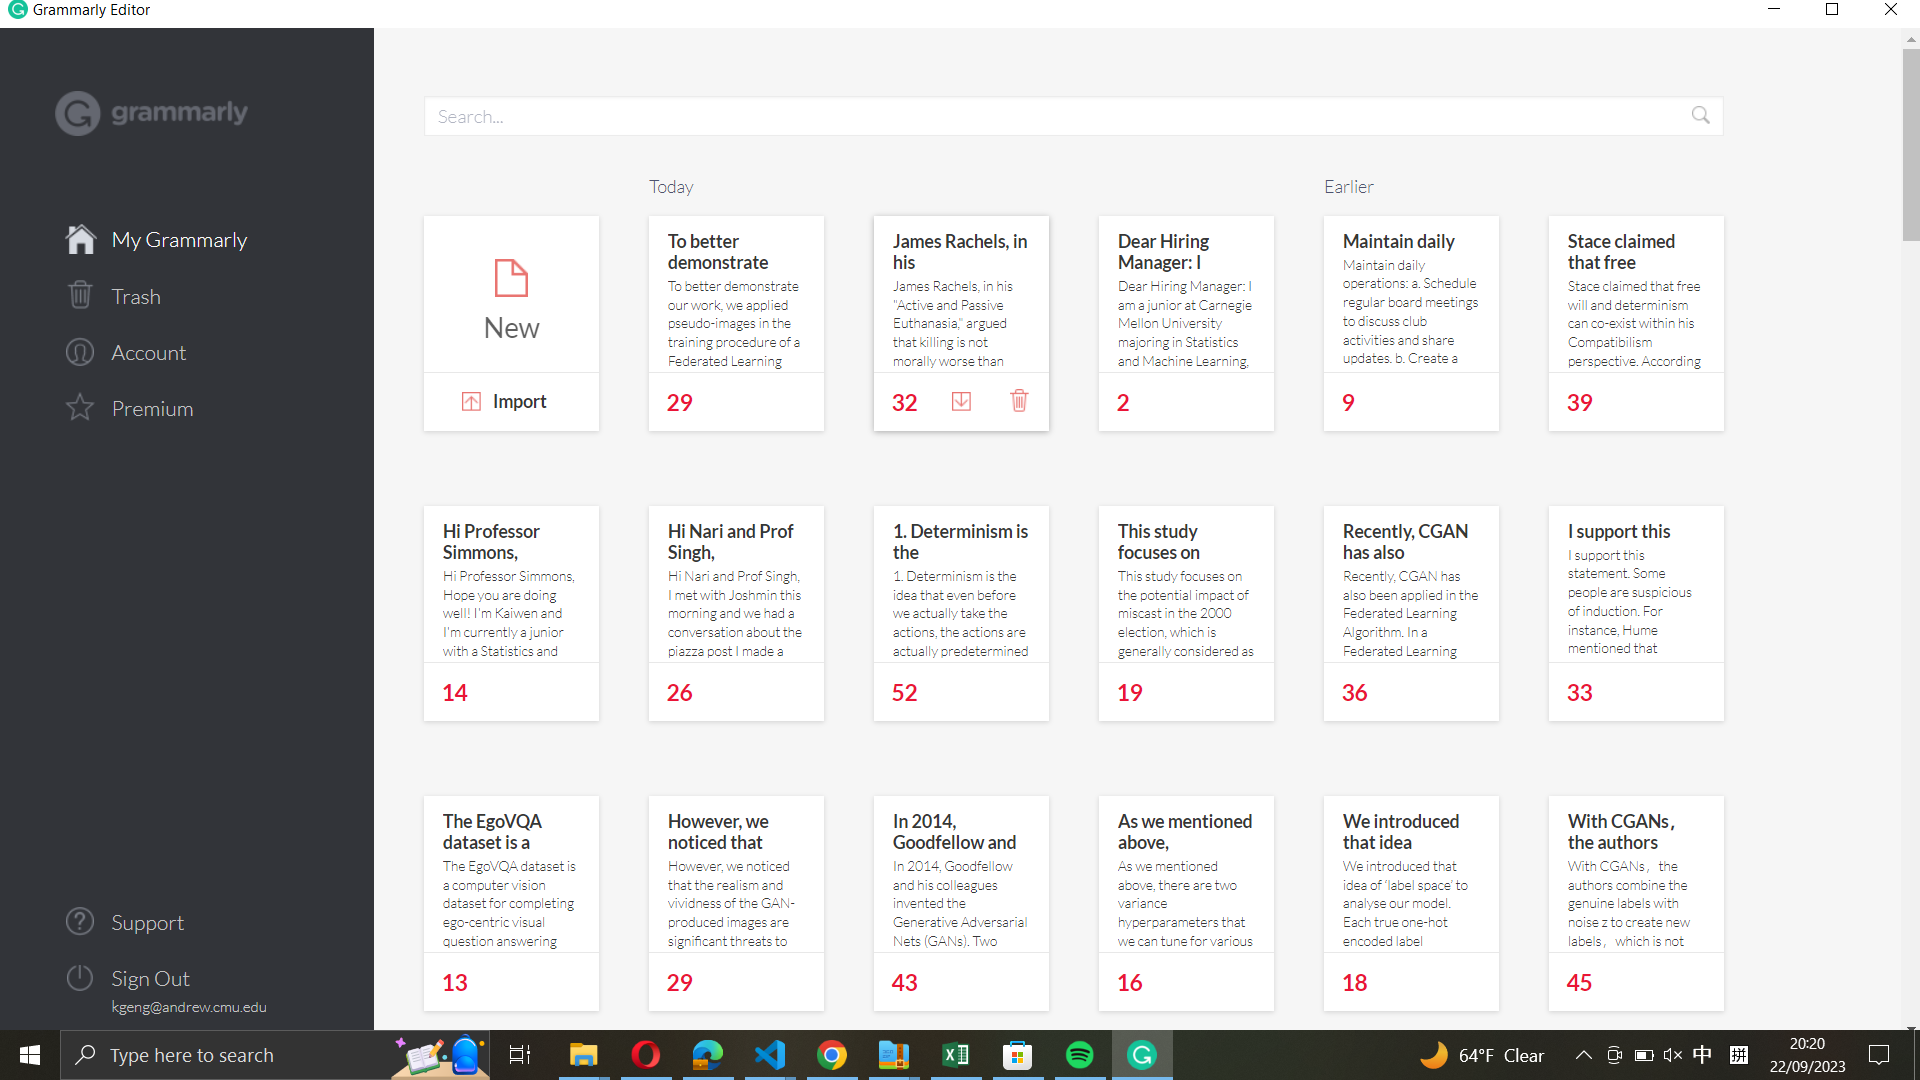 The width and height of the screenshot is (1920, 1080). What do you see at coordinates (1907, 932) in the screenshot?
I see `the bottom of the page` at bounding box center [1907, 932].